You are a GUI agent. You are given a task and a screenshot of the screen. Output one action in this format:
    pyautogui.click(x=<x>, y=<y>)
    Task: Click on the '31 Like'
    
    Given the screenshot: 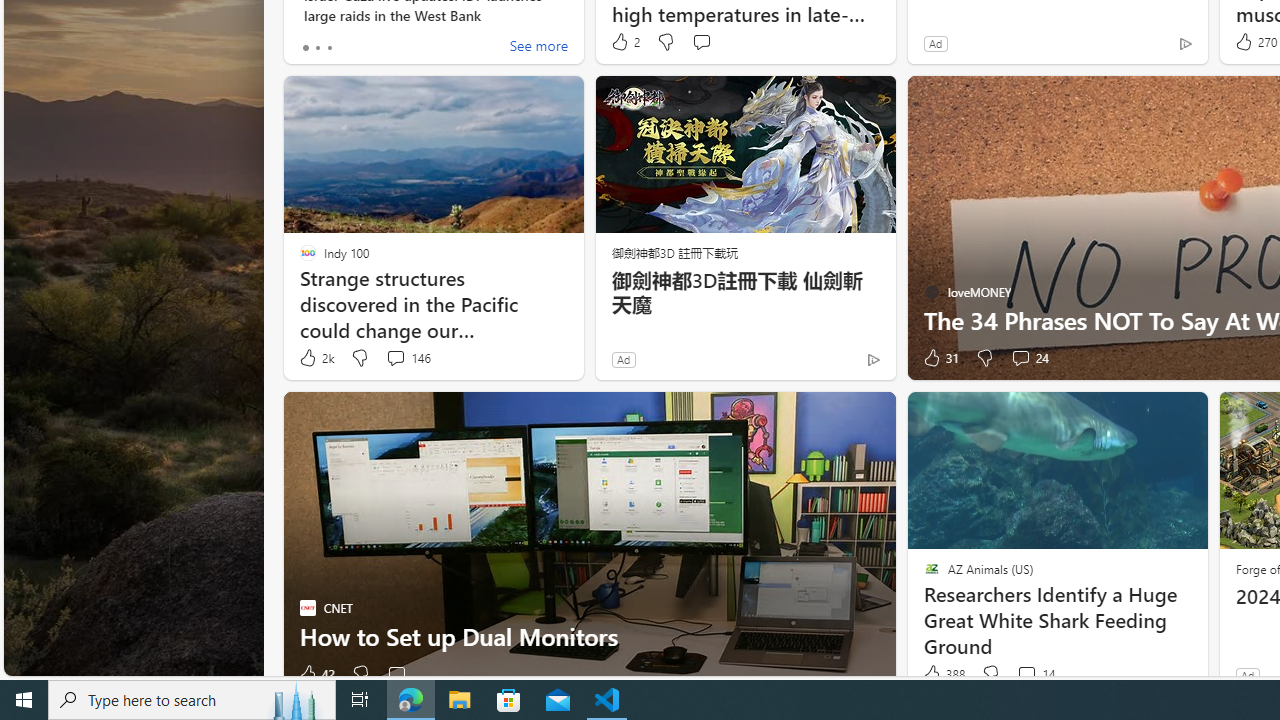 What is the action you would take?
    pyautogui.click(x=938, y=357)
    